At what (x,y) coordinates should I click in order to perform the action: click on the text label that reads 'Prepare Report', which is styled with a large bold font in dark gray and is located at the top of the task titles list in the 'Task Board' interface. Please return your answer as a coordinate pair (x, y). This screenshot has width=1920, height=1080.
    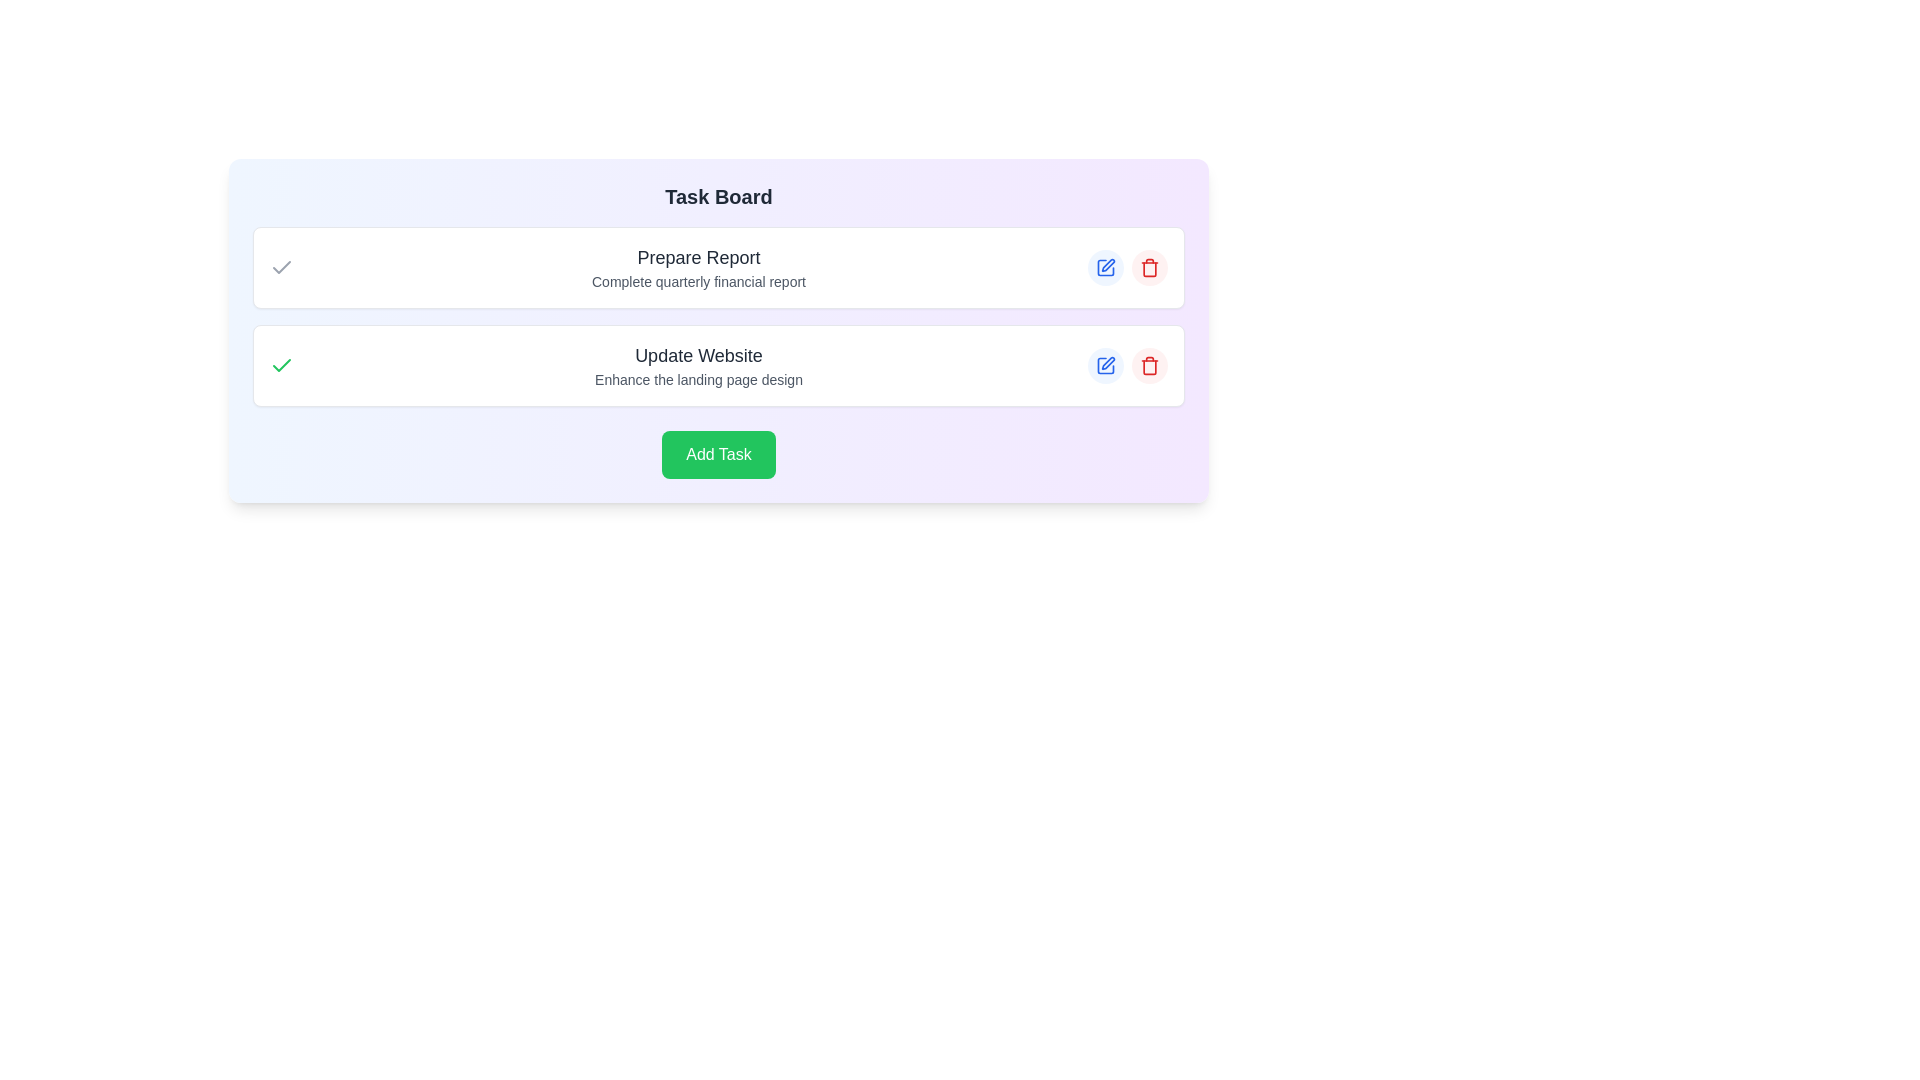
    Looking at the image, I should click on (699, 257).